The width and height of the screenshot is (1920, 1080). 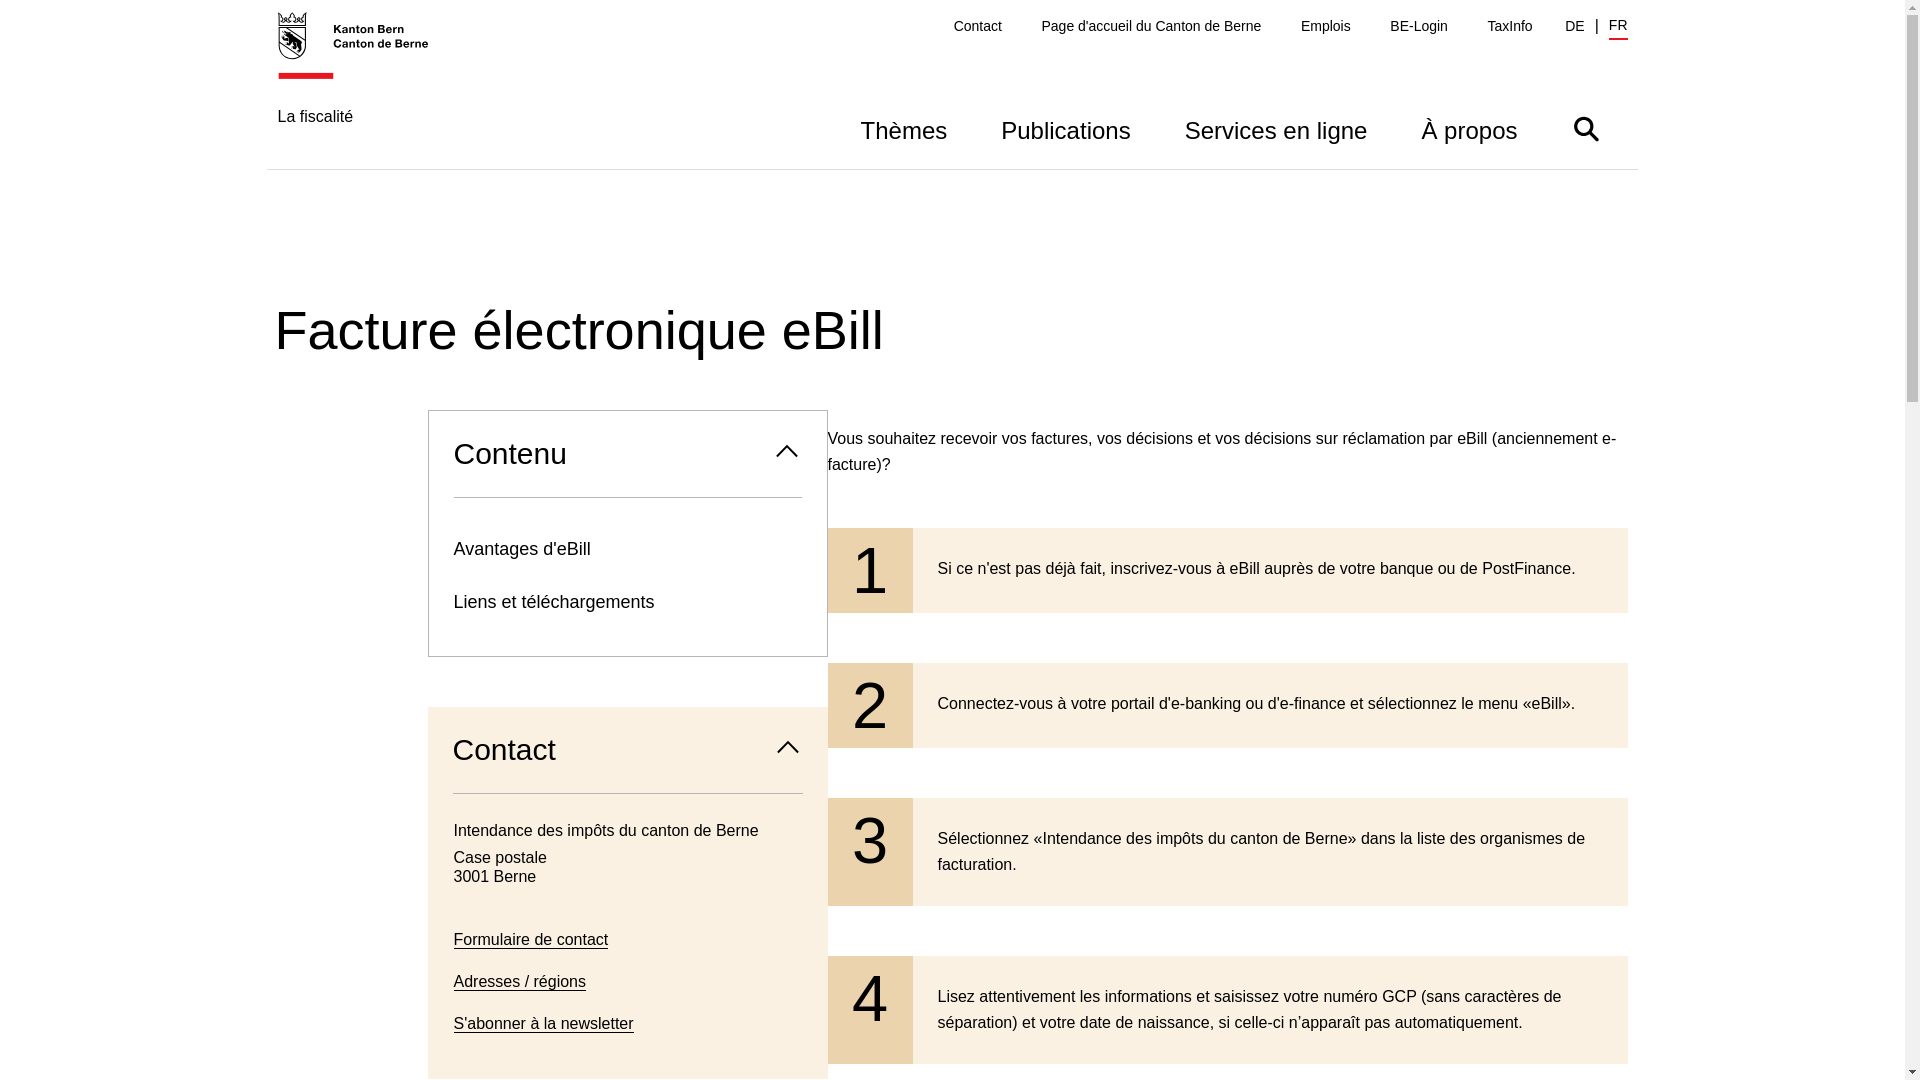 What do you see at coordinates (1151, 26) in the screenshot?
I see `'Page d'accueil du Canton de Berne'` at bounding box center [1151, 26].